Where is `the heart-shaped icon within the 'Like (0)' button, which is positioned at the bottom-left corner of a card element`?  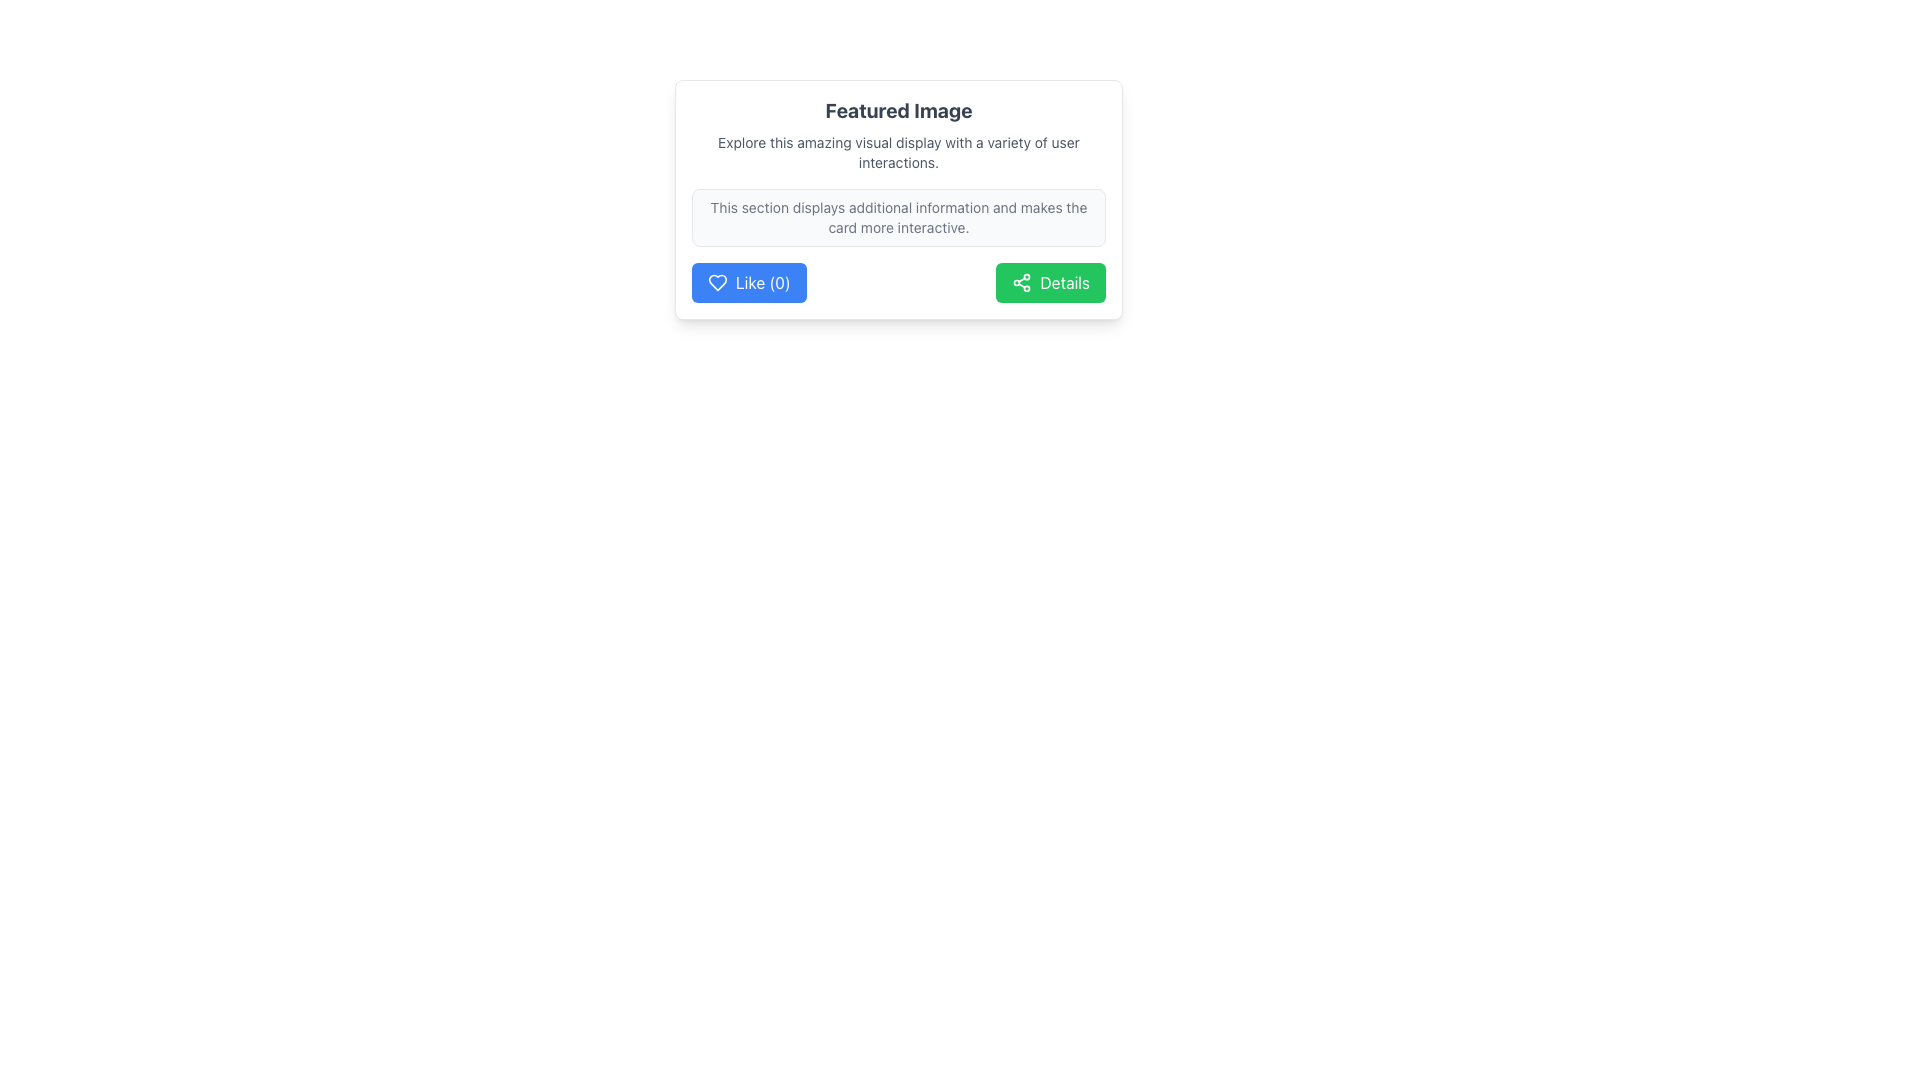
the heart-shaped icon within the 'Like (0)' button, which is positioned at the bottom-left corner of a card element is located at coordinates (718, 282).